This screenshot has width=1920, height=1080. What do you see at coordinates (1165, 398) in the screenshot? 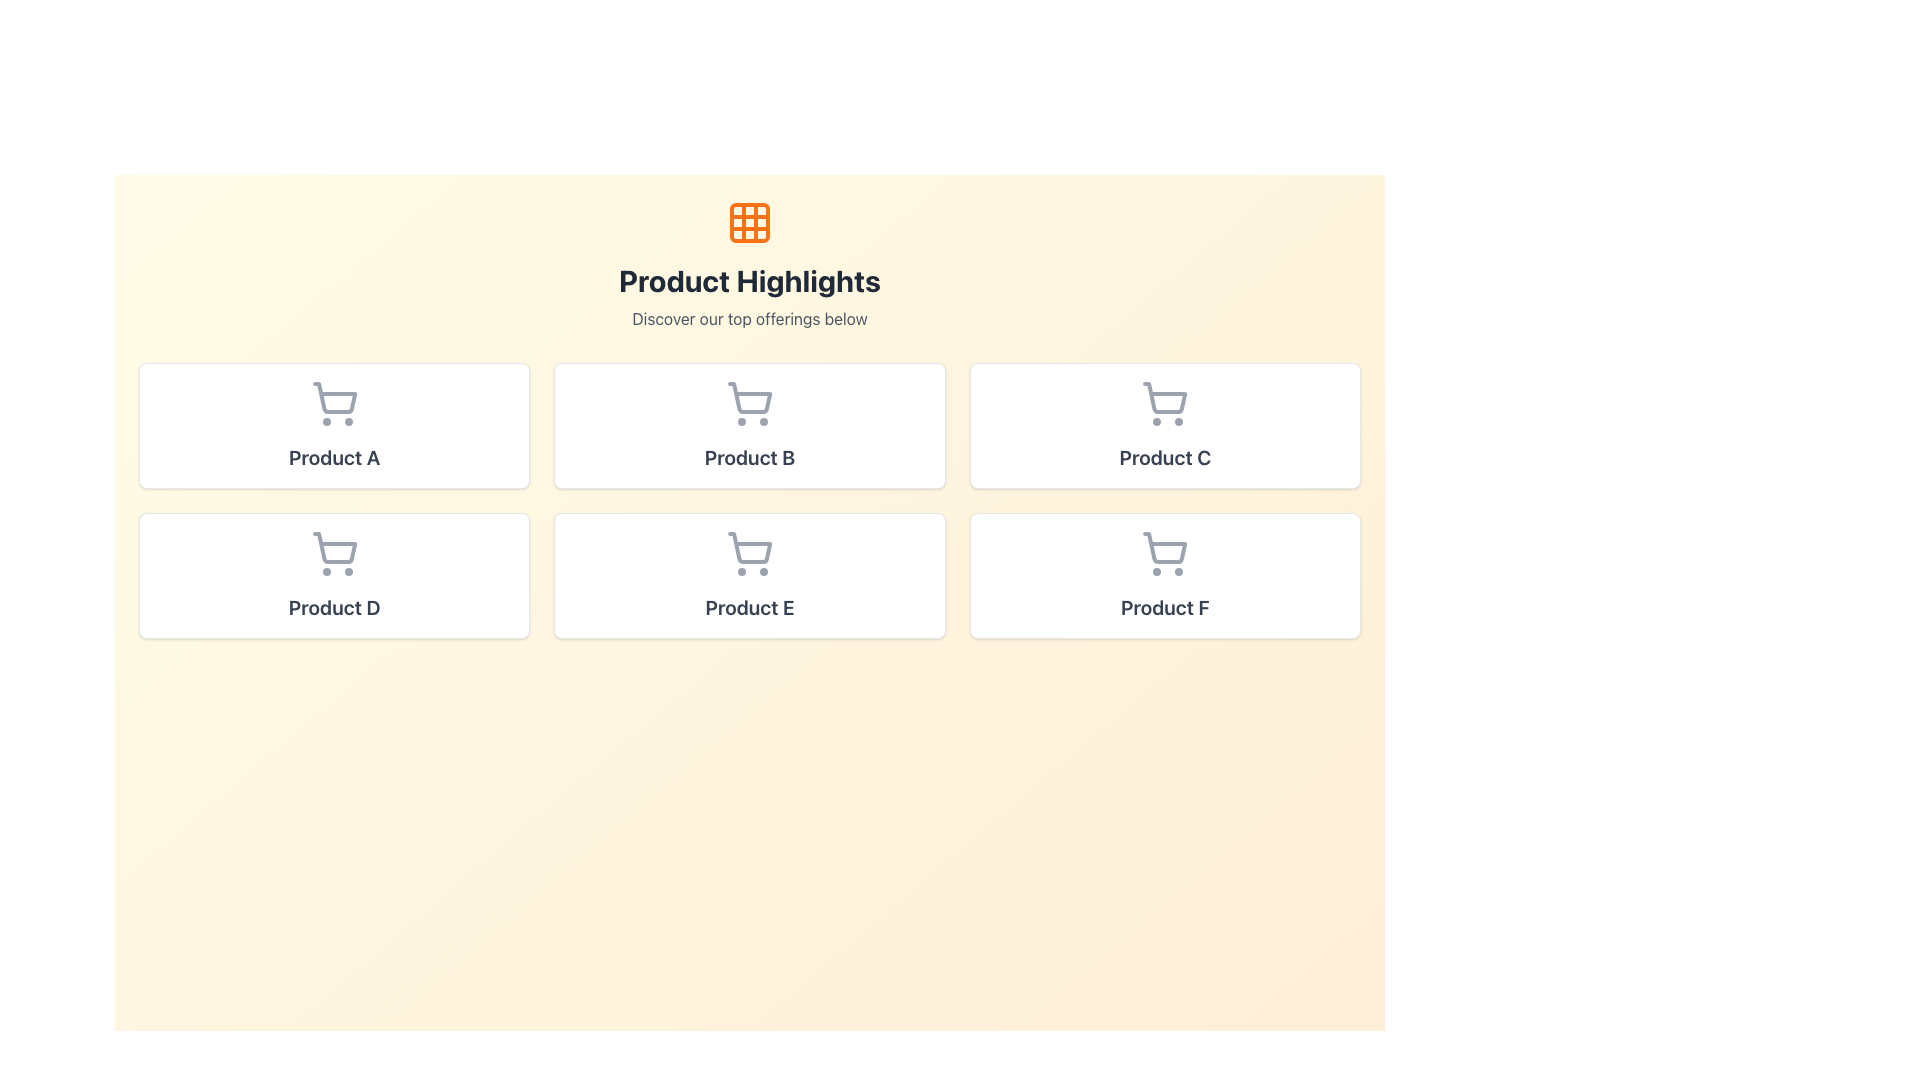
I see `the shopping cart icon located within the 'Product C' cell in the grid layout` at bounding box center [1165, 398].